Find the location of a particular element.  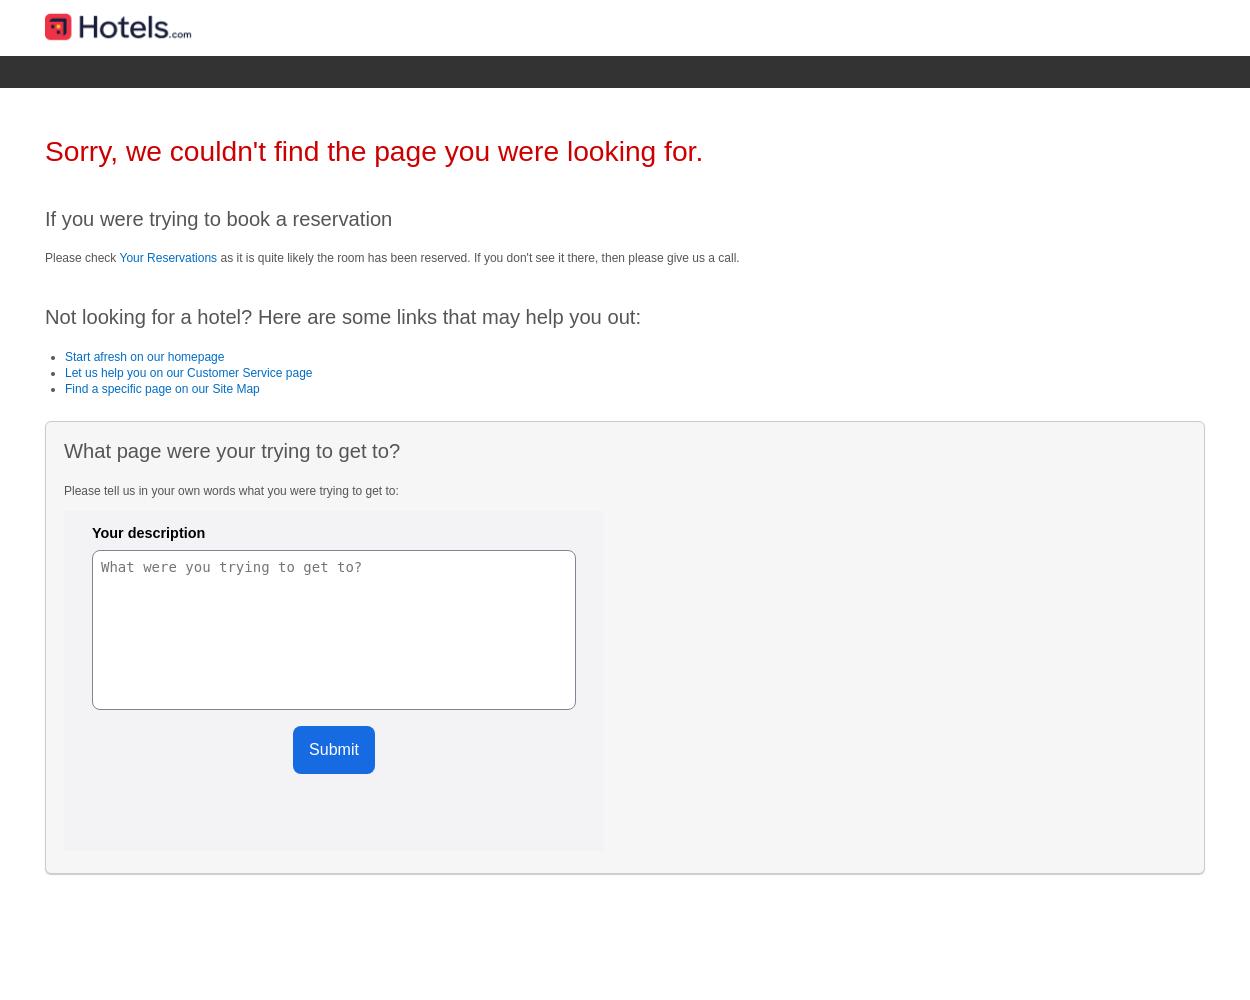

'Your Reservations' is located at coordinates (118, 257).